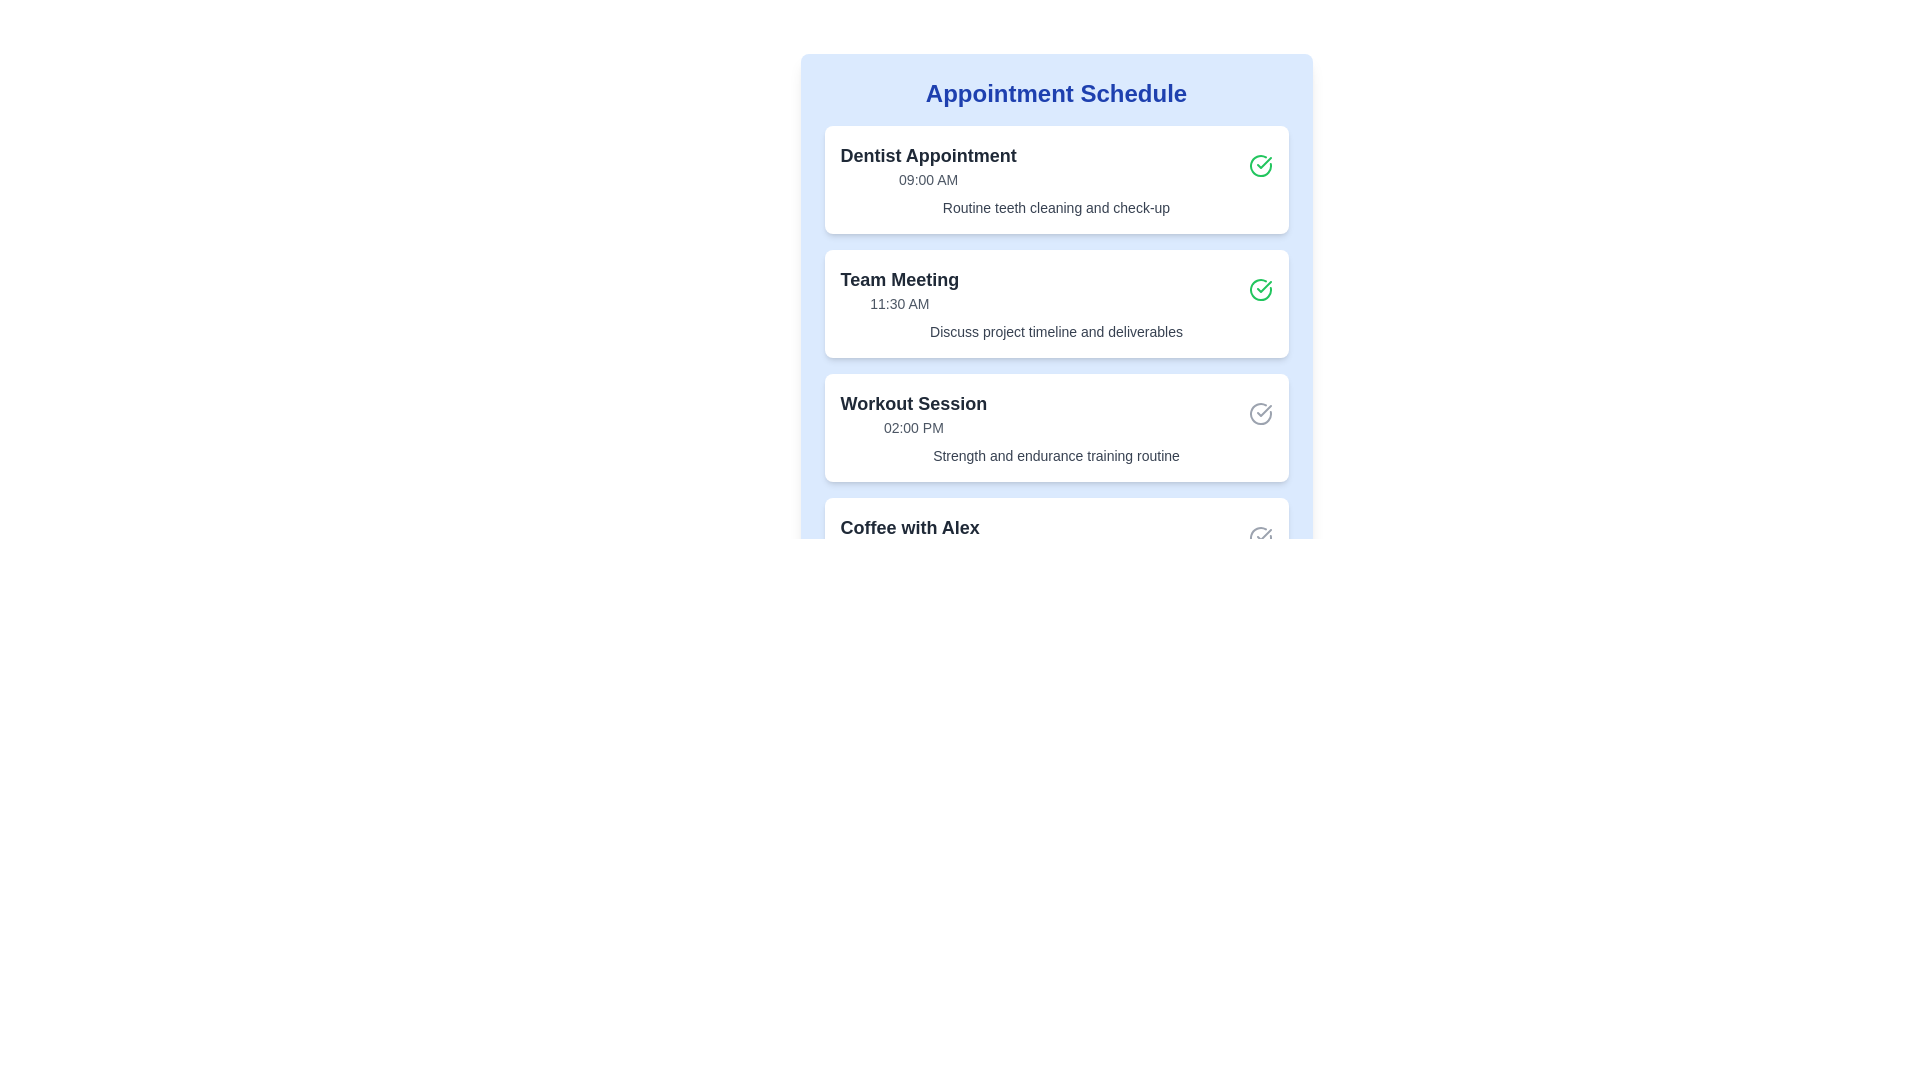  What do you see at coordinates (927, 180) in the screenshot?
I see `the static text label displaying the scheduled time for the Dentist Appointment, which is directly below the label 'Dentist Appointment' within the same card` at bounding box center [927, 180].